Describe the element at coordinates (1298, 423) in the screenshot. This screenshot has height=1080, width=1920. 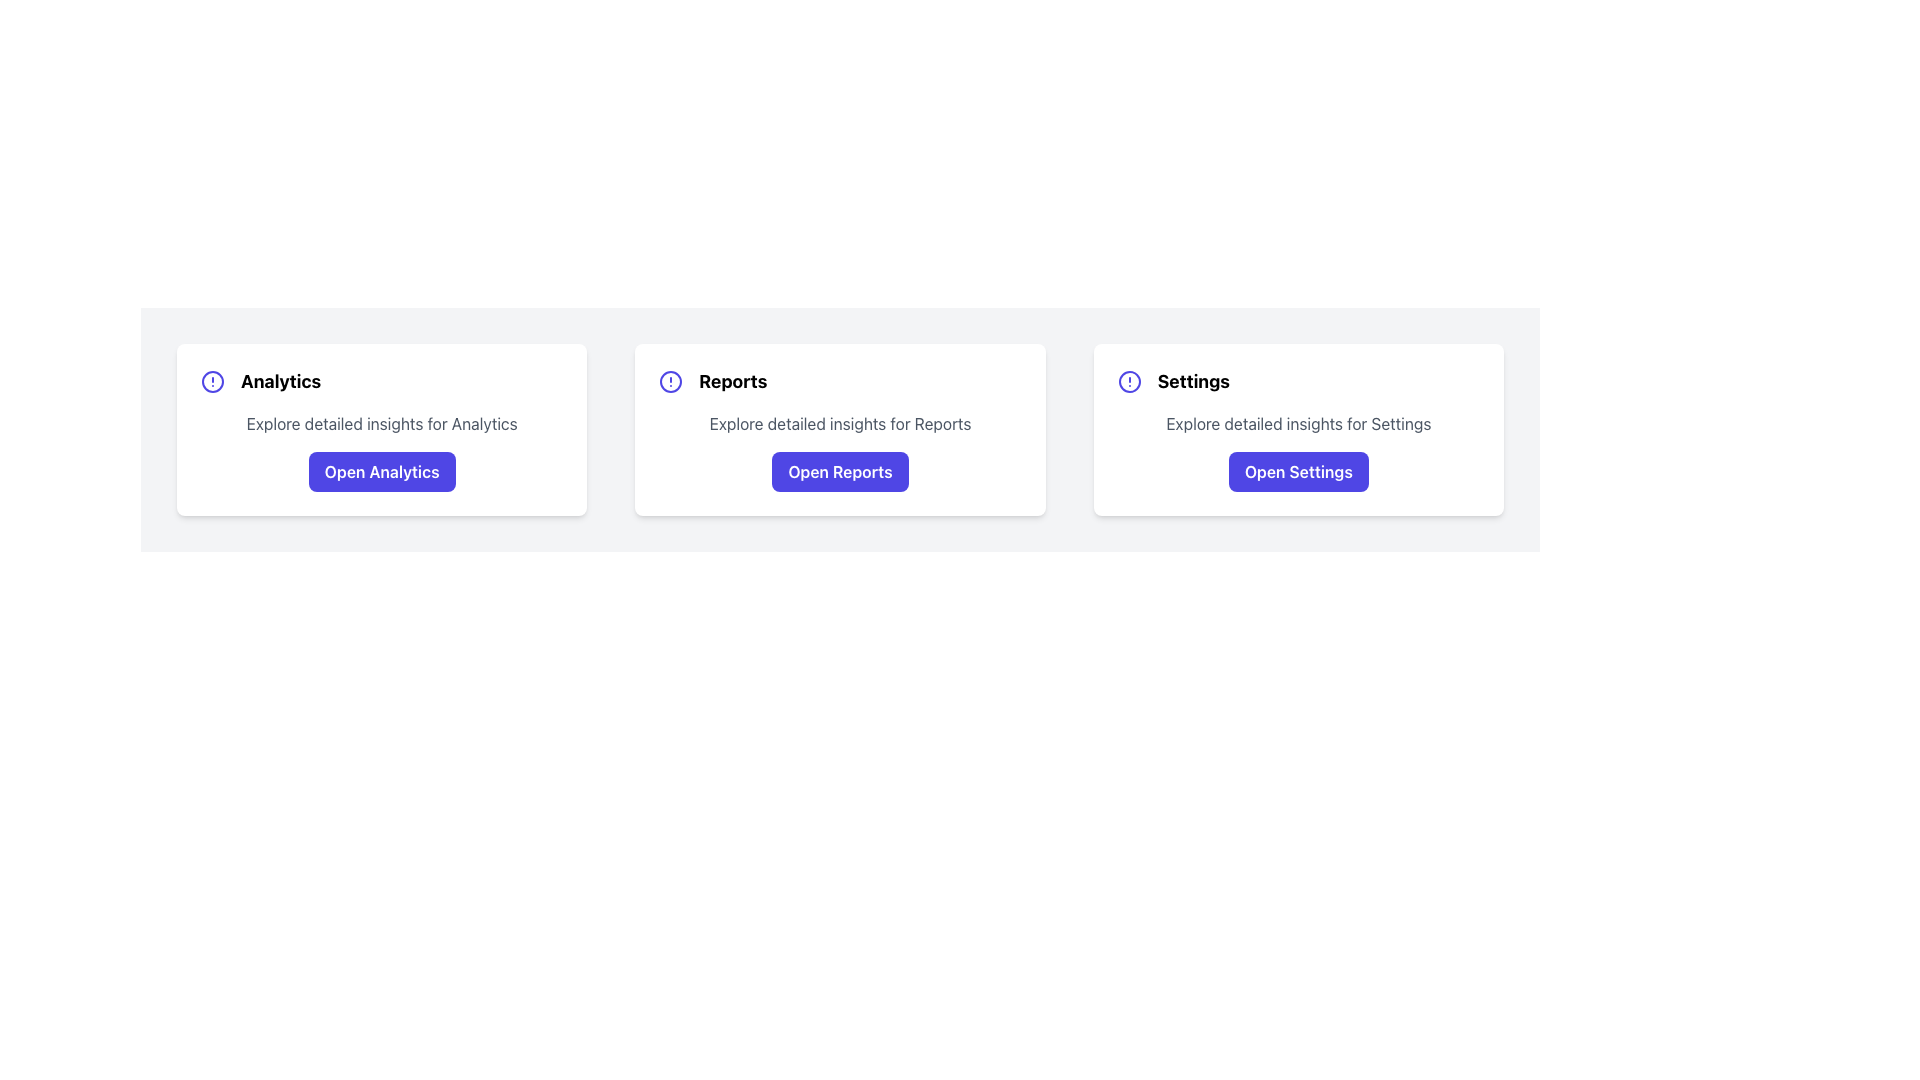
I see `the descriptive subtitle text located beneath the 'Settings' title and above the 'Open Settings' button in the third column of the layout` at that location.